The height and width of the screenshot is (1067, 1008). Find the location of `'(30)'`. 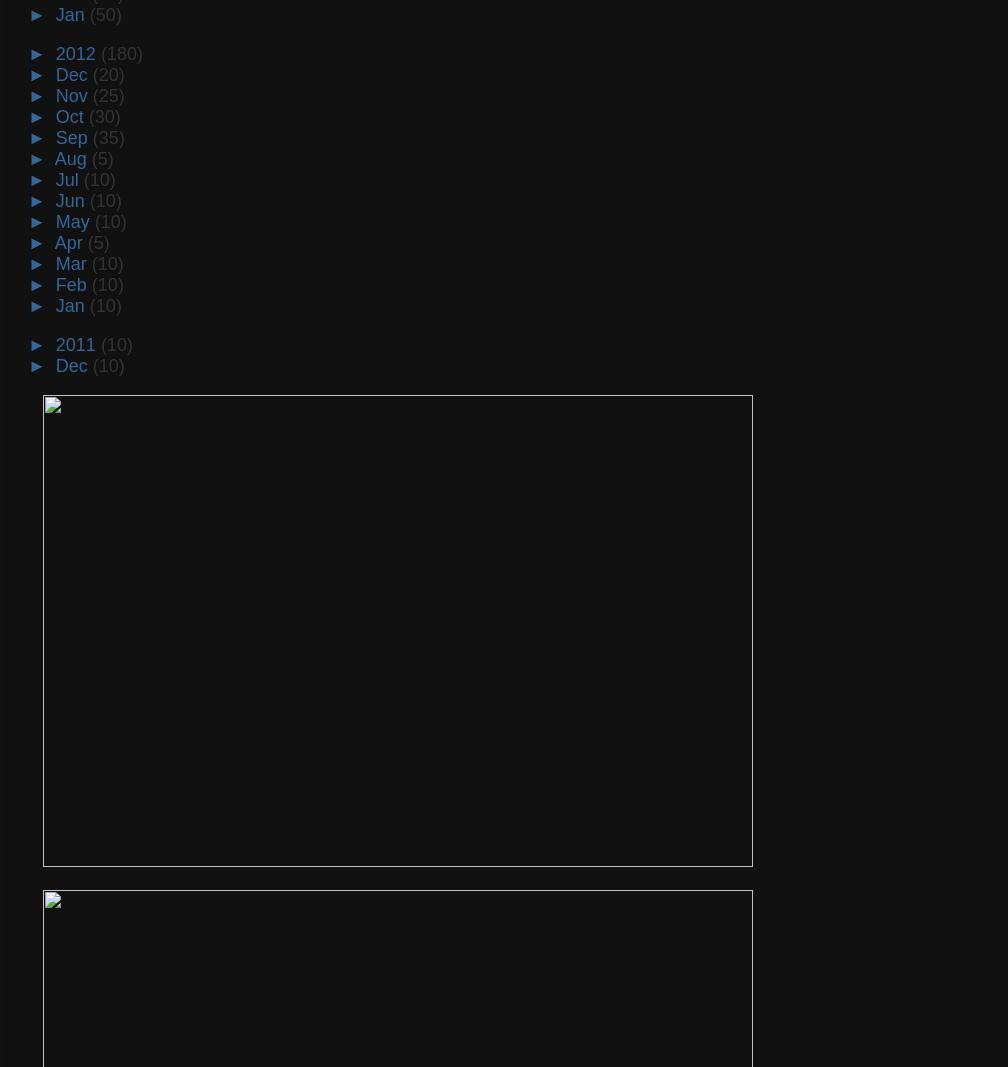

'(30)' is located at coordinates (104, 114).